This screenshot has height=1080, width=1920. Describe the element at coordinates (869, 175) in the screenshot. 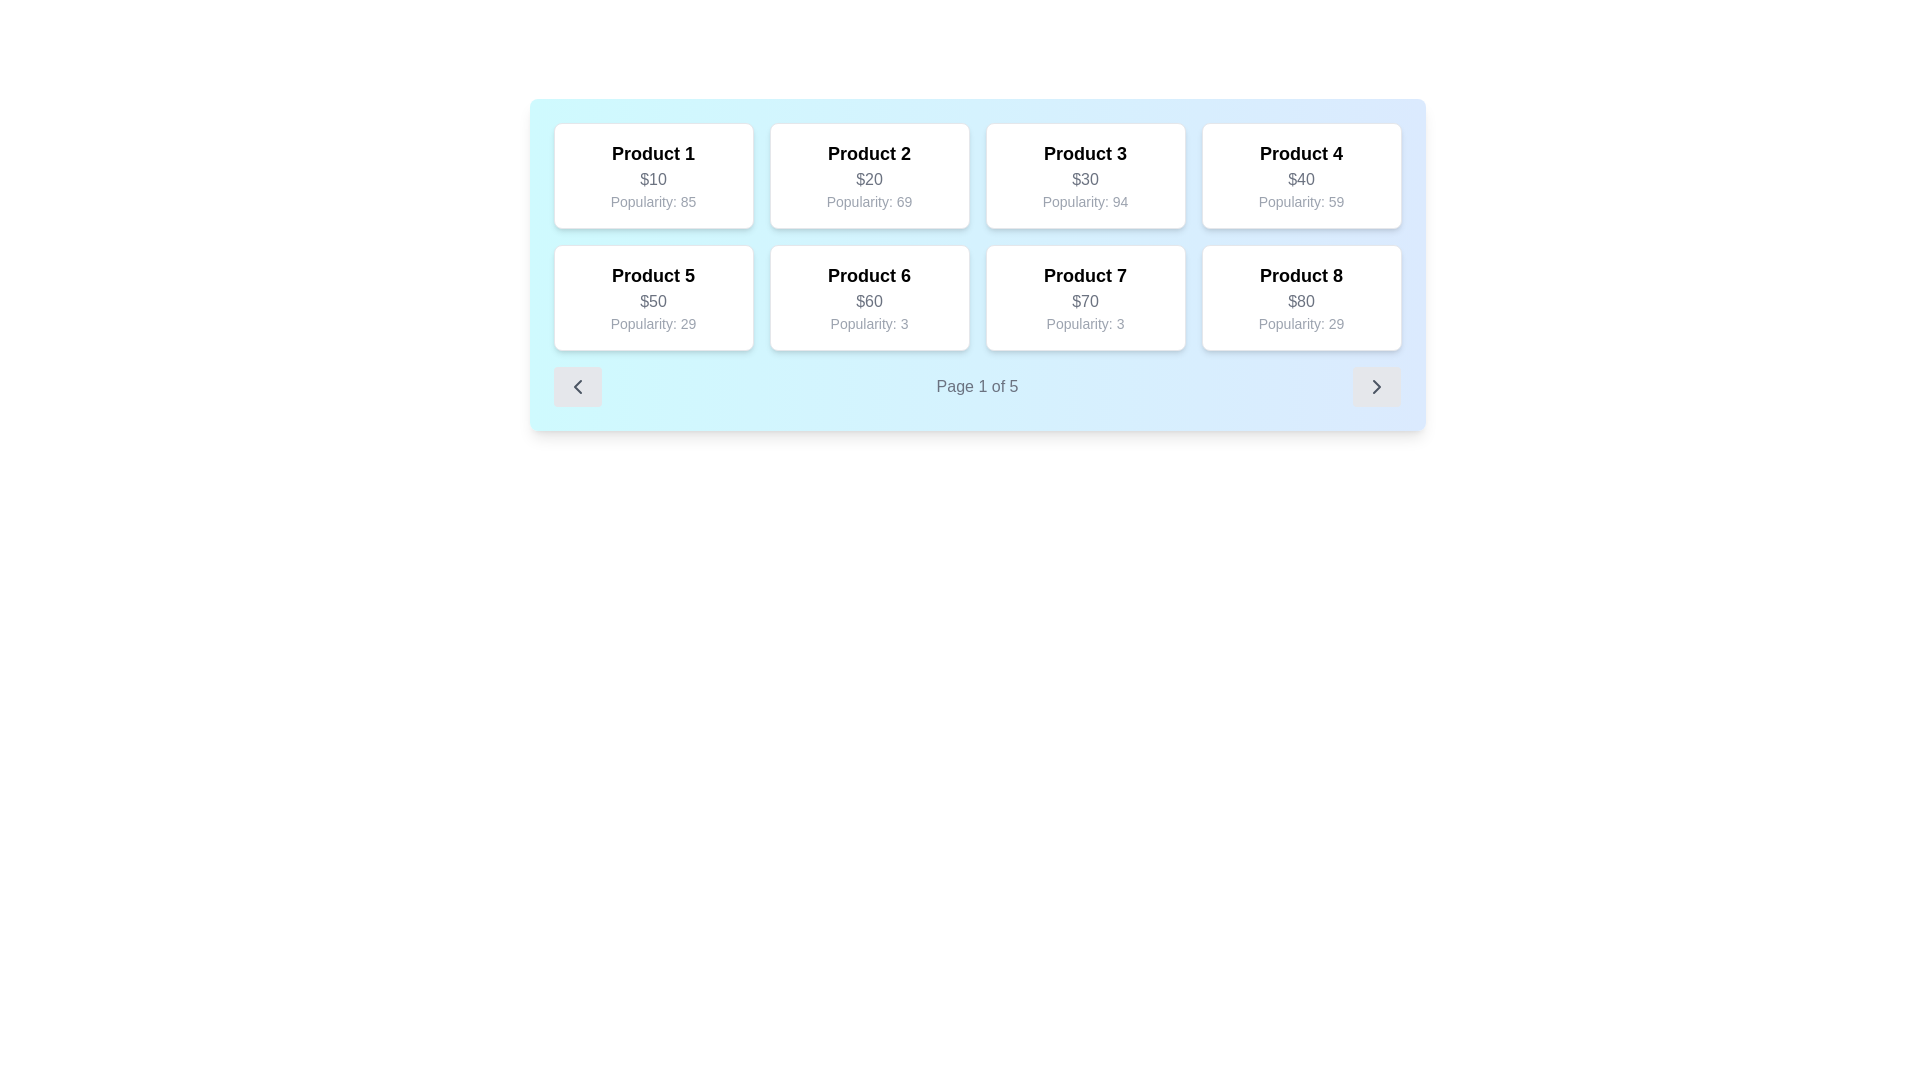

I see `the product card displaying details about the product, which is the second item in the top row of the grid layout` at that location.